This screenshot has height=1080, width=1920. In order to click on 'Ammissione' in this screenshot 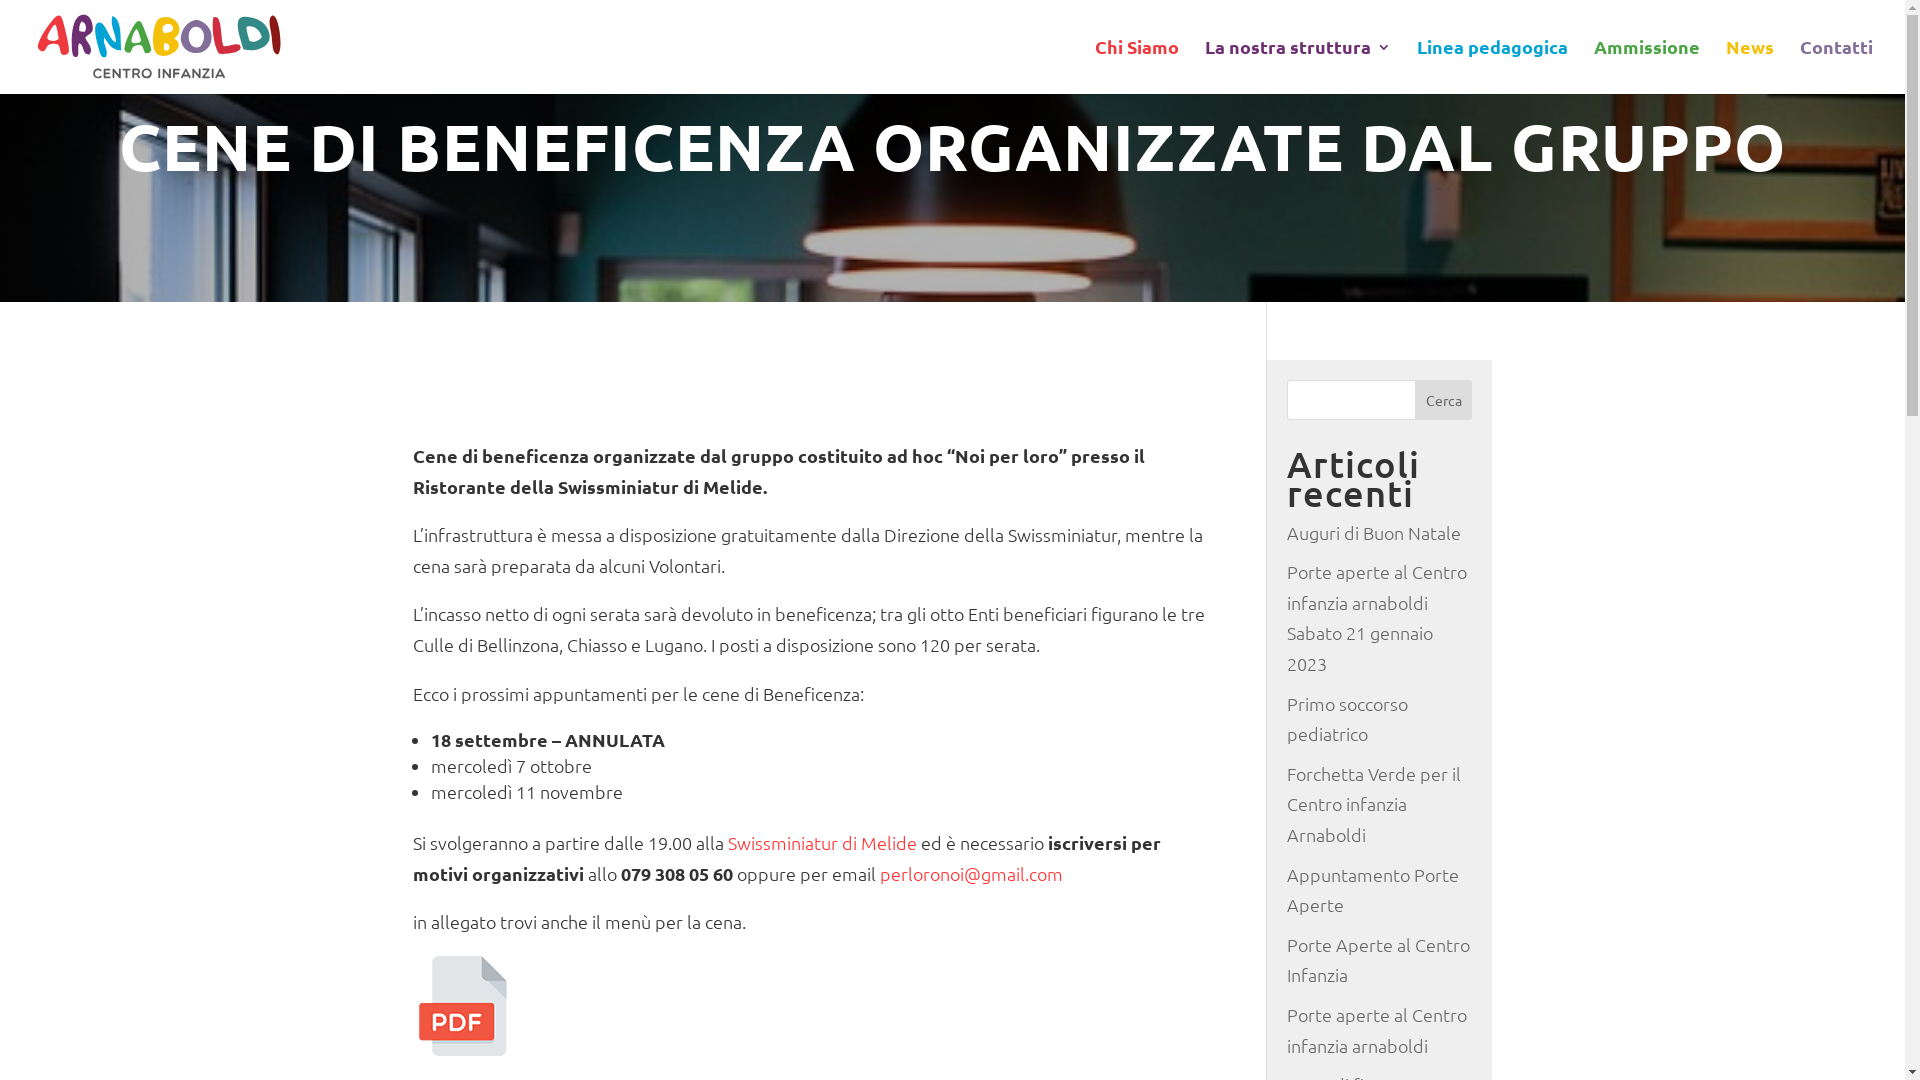, I will do `click(1646, 65)`.